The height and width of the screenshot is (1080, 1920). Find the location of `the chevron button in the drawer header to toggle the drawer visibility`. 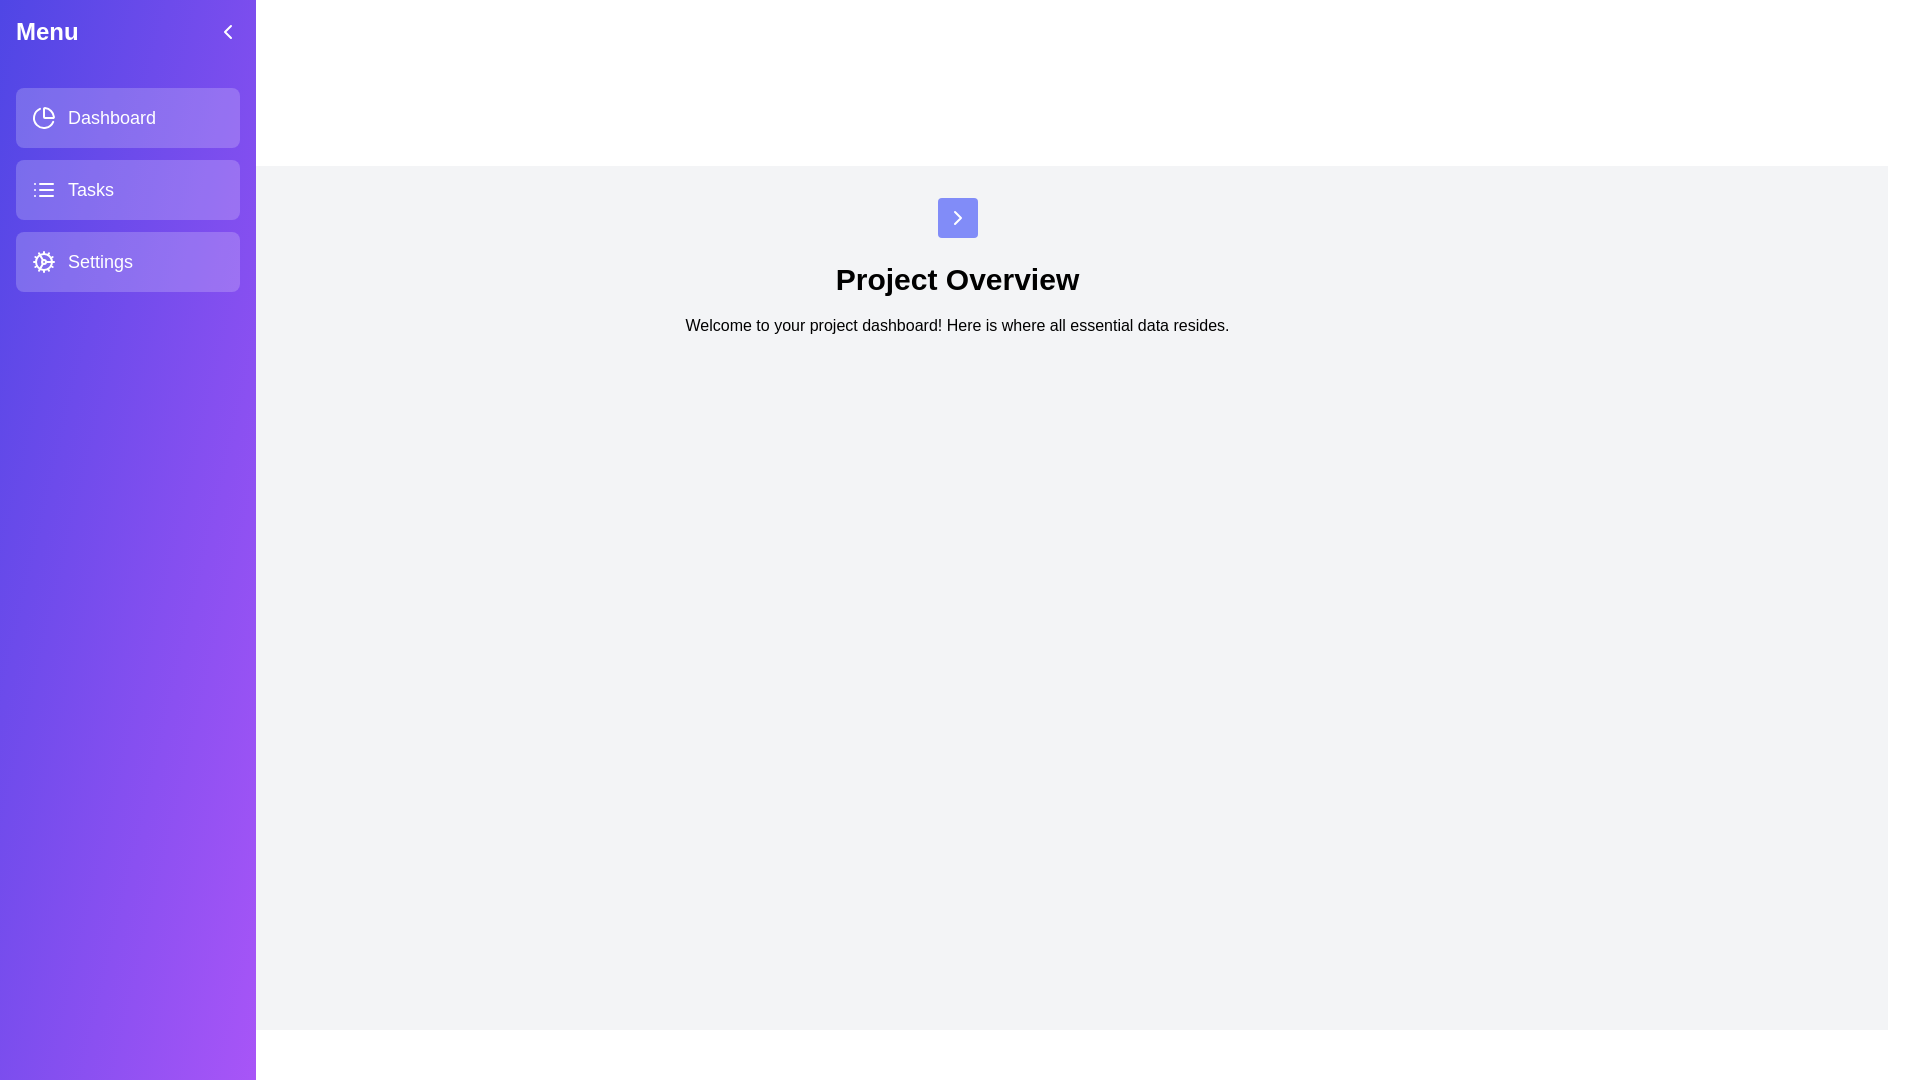

the chevron button in the drawer header to toggle the drawer visibility is located at coordinates (227, 31).